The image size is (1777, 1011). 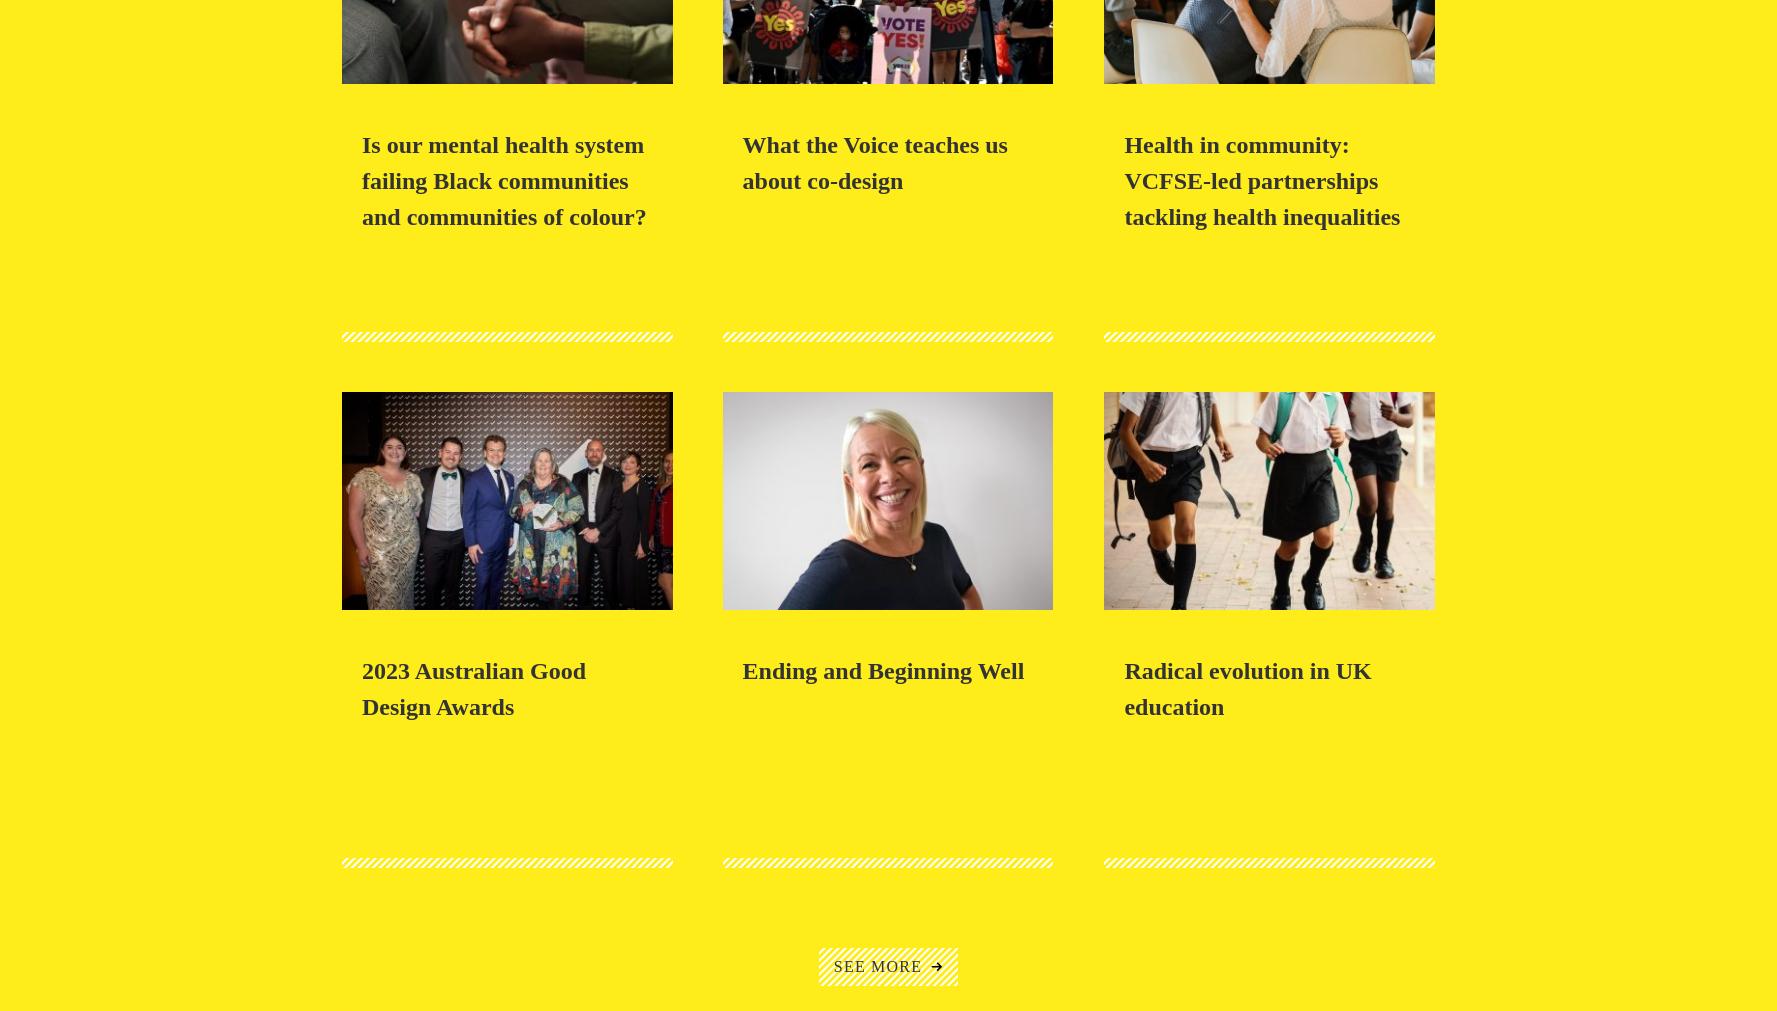 What do you see at coordinates (502, 902) in the screenshot?
I see `'Co-design of new WA model out-of-home care wins Gold at the 2023 Australian Good Design Awards'` at bounding box center [502, 902].